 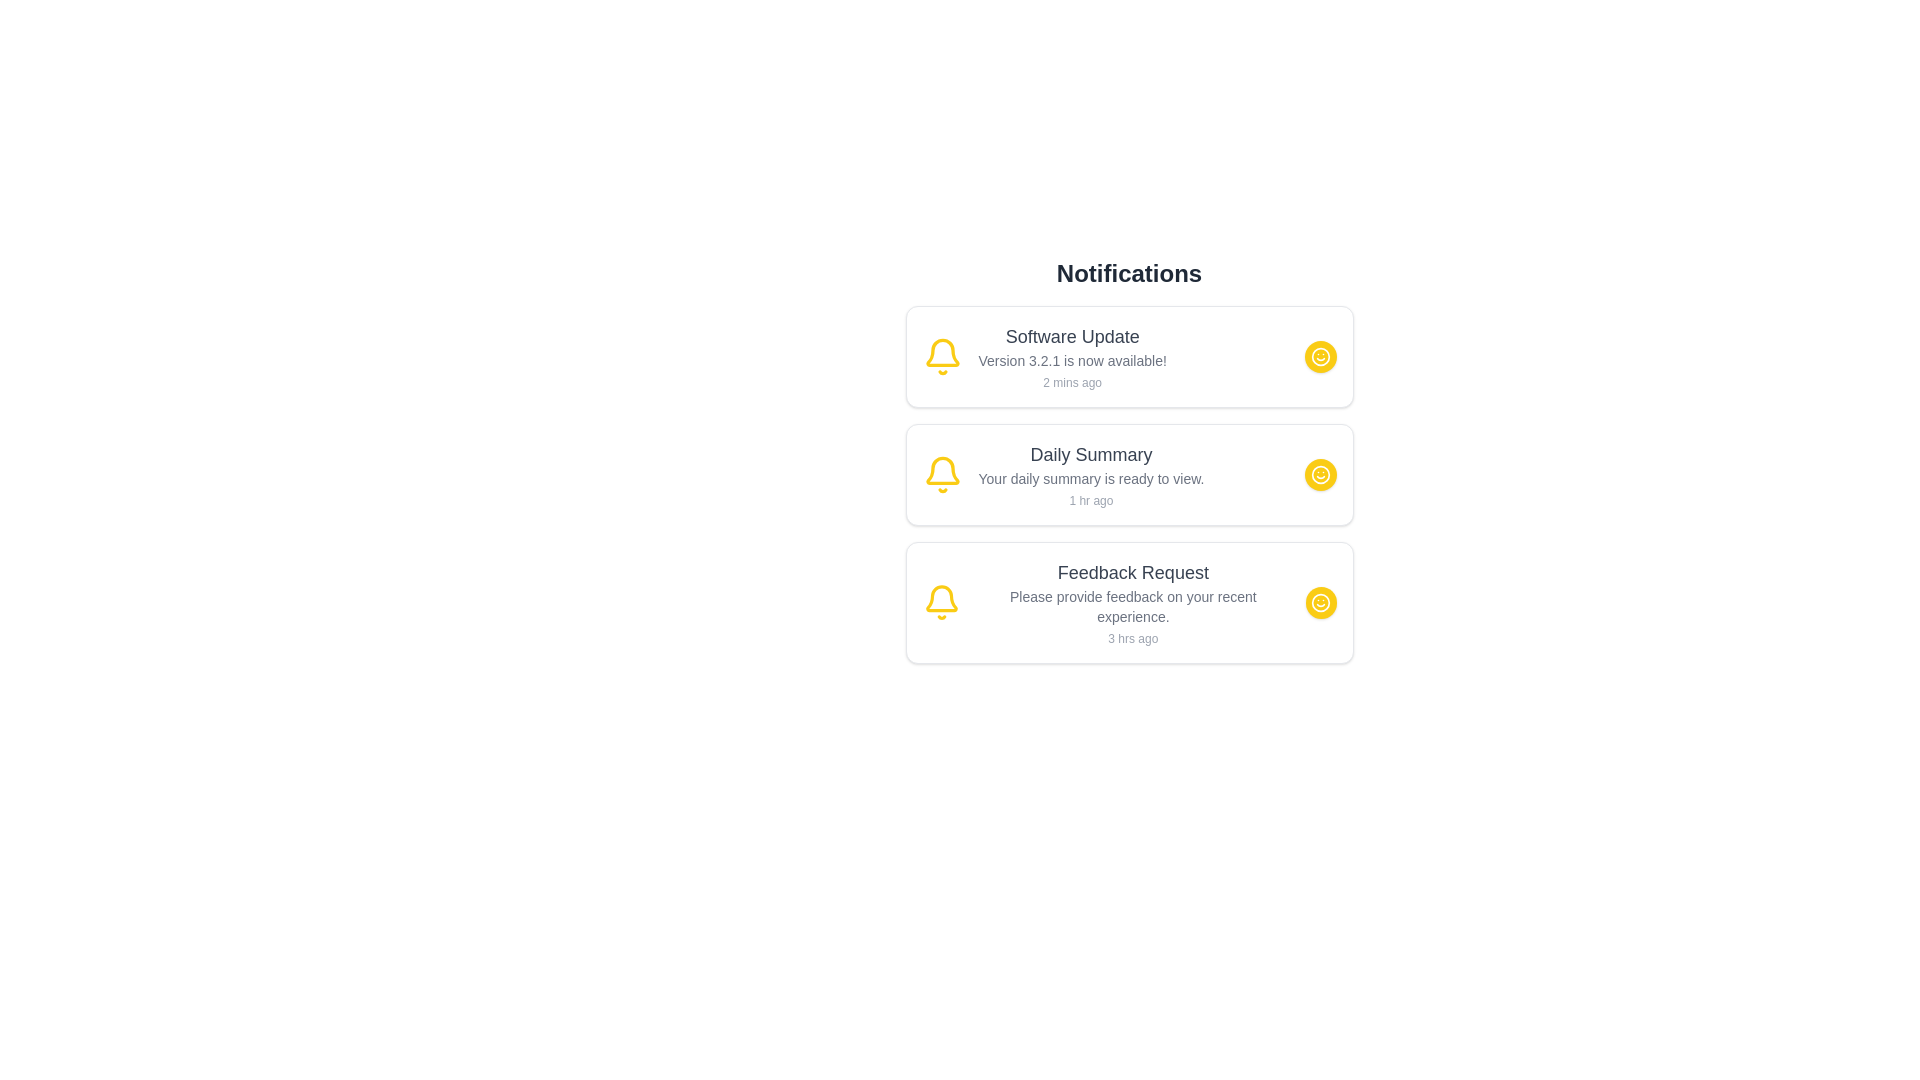 What do you see at coordinates (1320, 474) in the screenshot?
I see `the smiley button for the notification titled 'Daily Summary'` at bounding box center [1320, 474].